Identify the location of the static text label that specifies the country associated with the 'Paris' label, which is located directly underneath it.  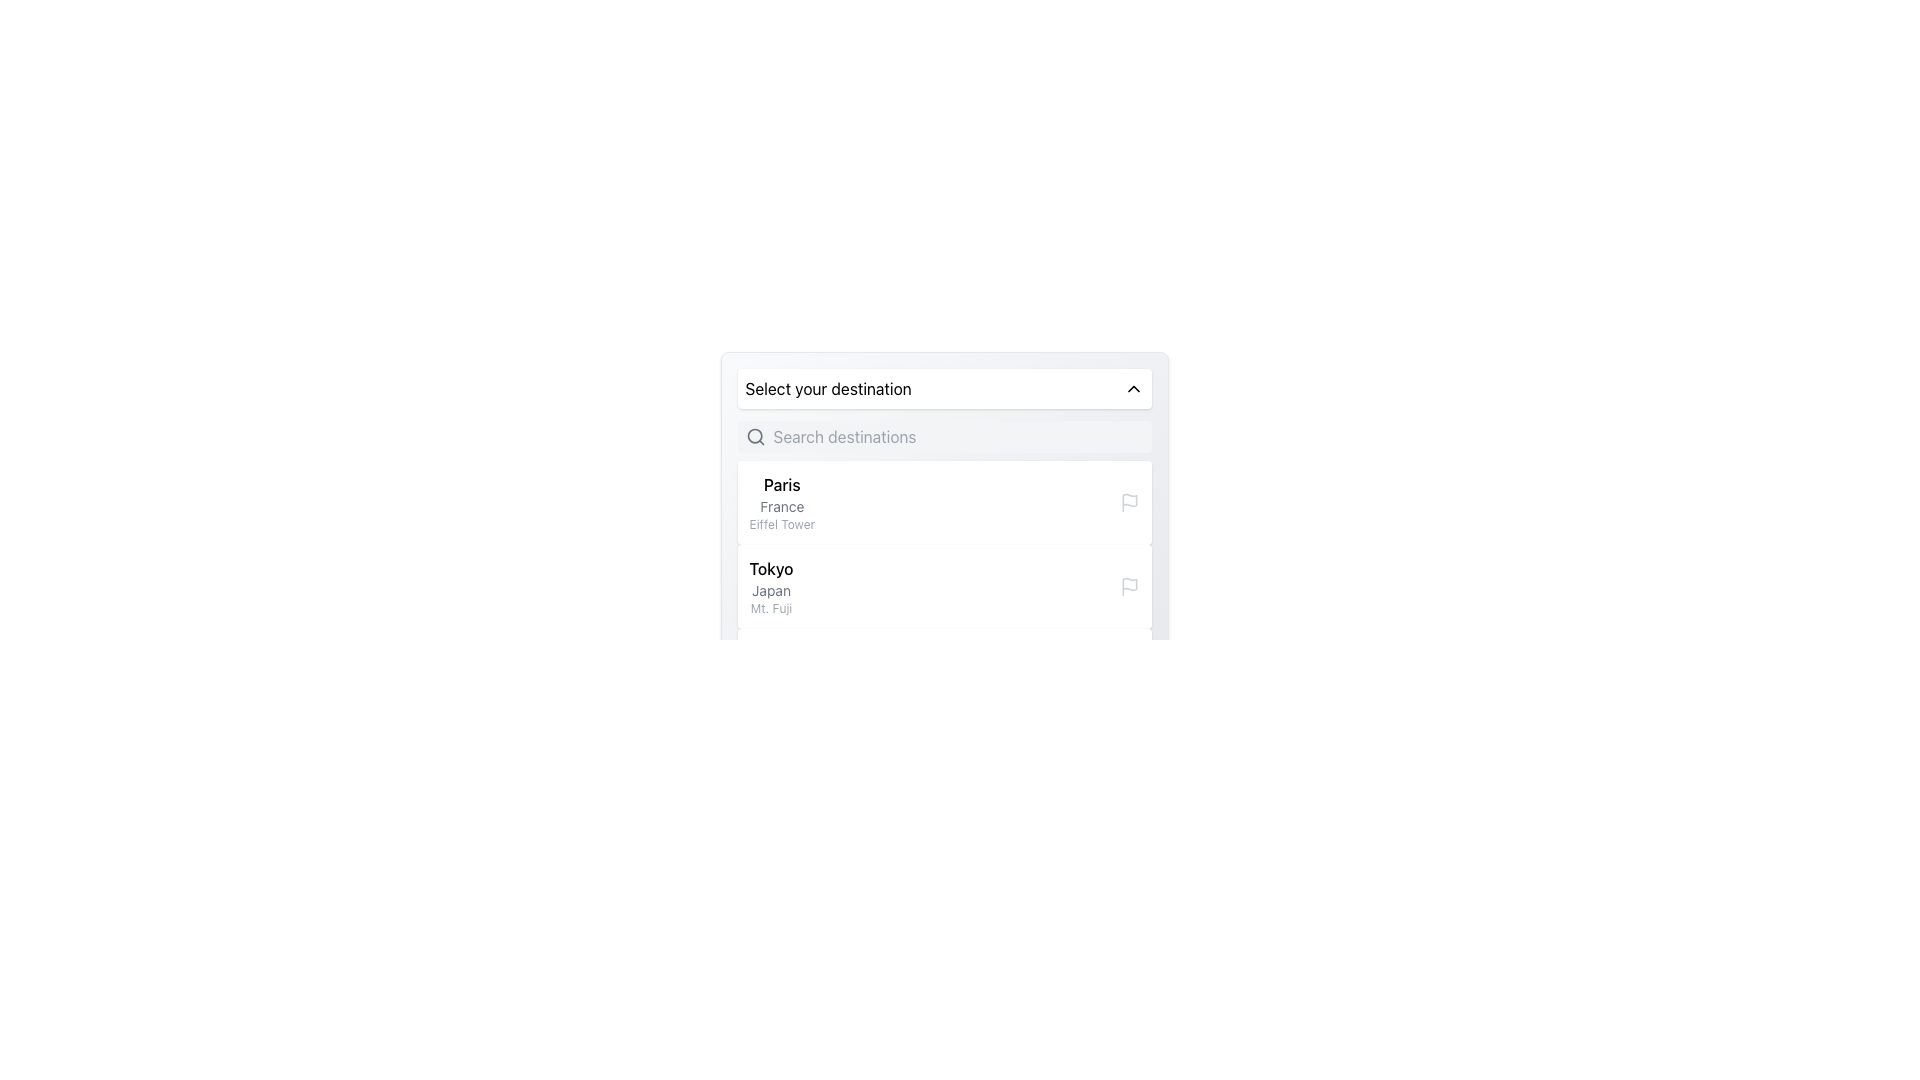
(781, 505).